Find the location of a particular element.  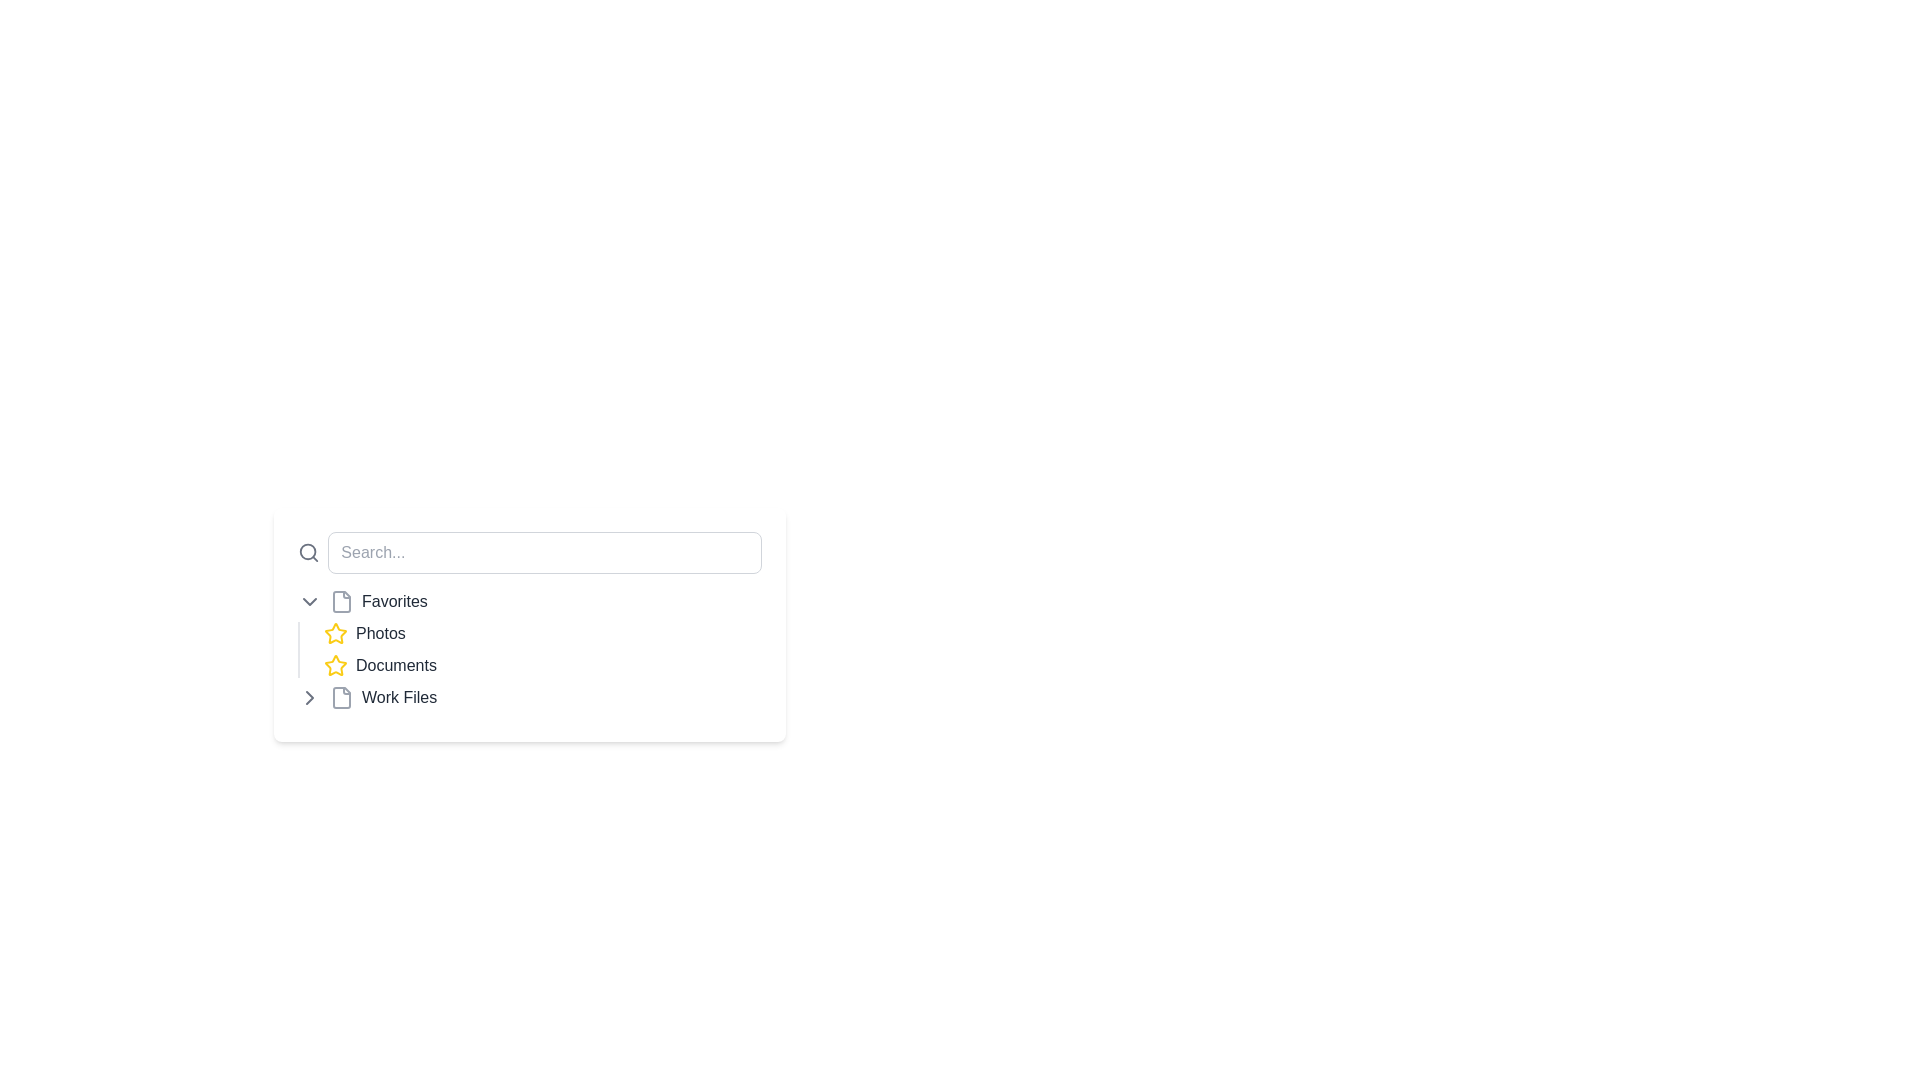

the 'Favorites' list item is located at coordinates (529, 600).